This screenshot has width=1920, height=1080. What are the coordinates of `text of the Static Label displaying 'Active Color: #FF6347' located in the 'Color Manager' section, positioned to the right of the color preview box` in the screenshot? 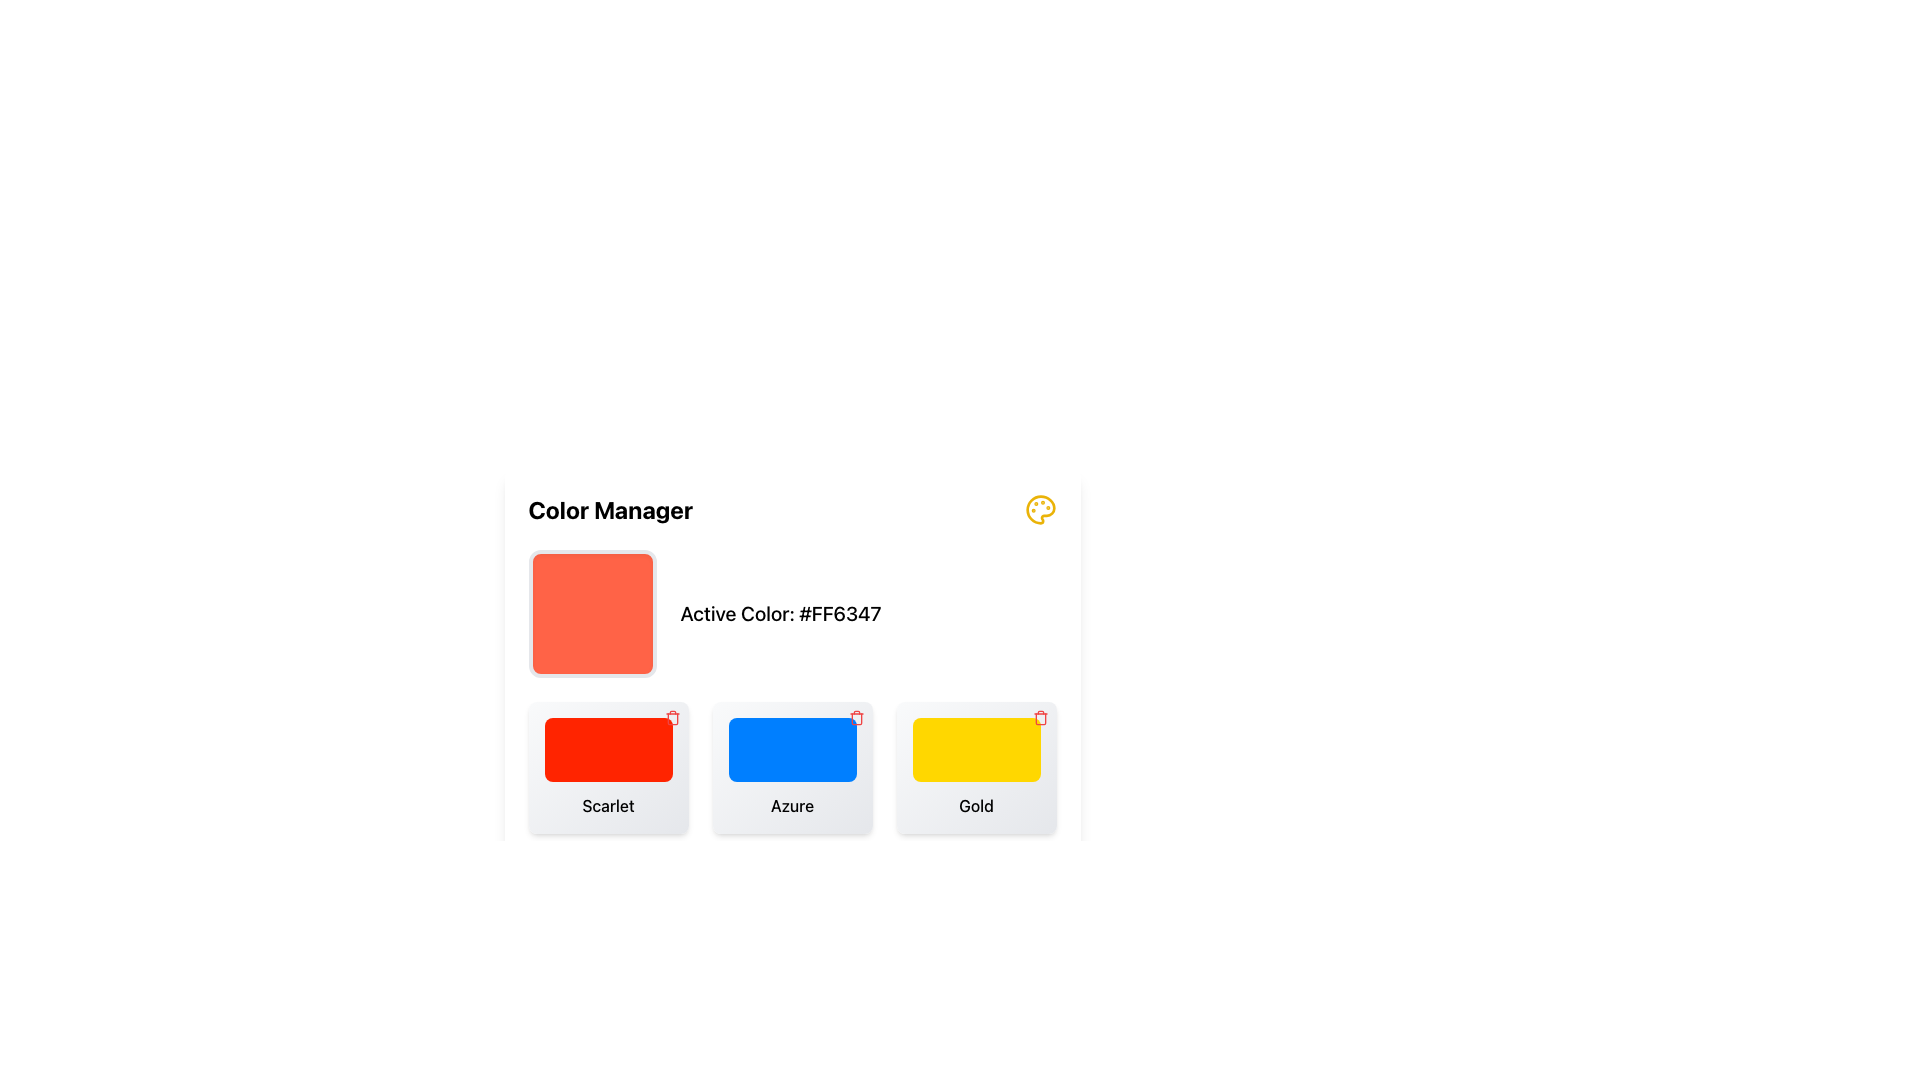 It's located at (780, 612).